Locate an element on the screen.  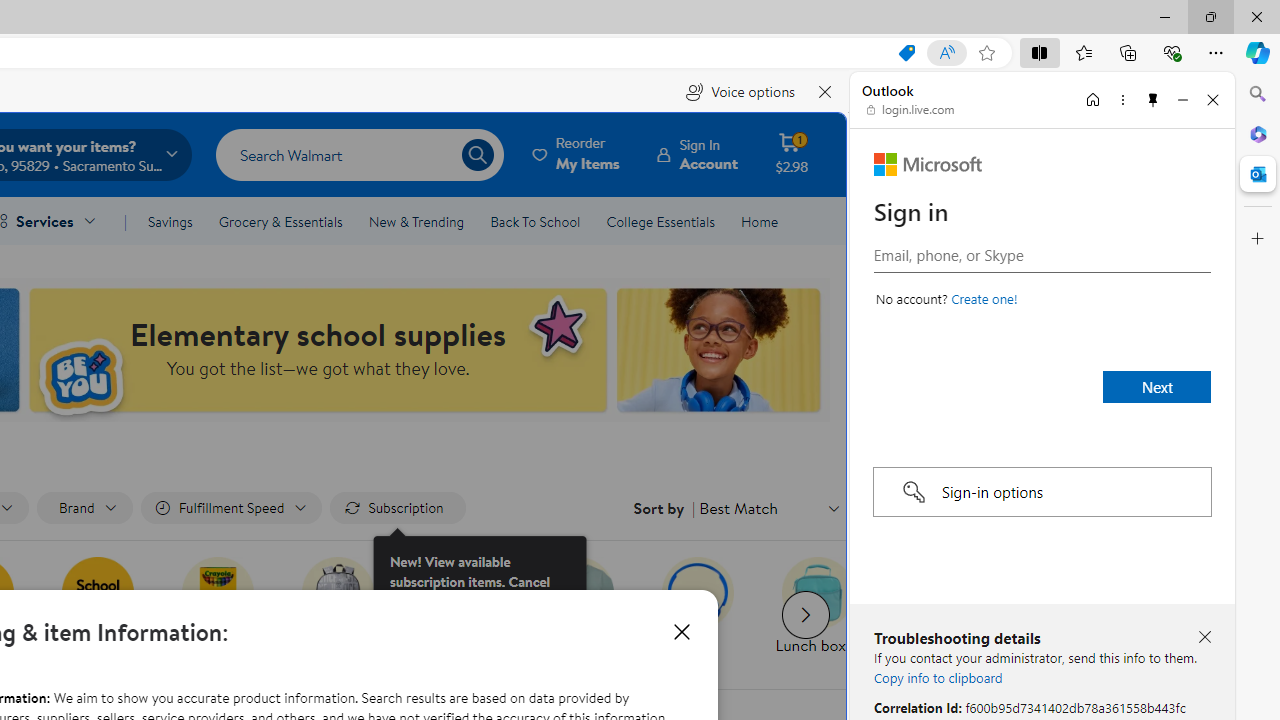
'Next' is located at coordinates (1157, 387).